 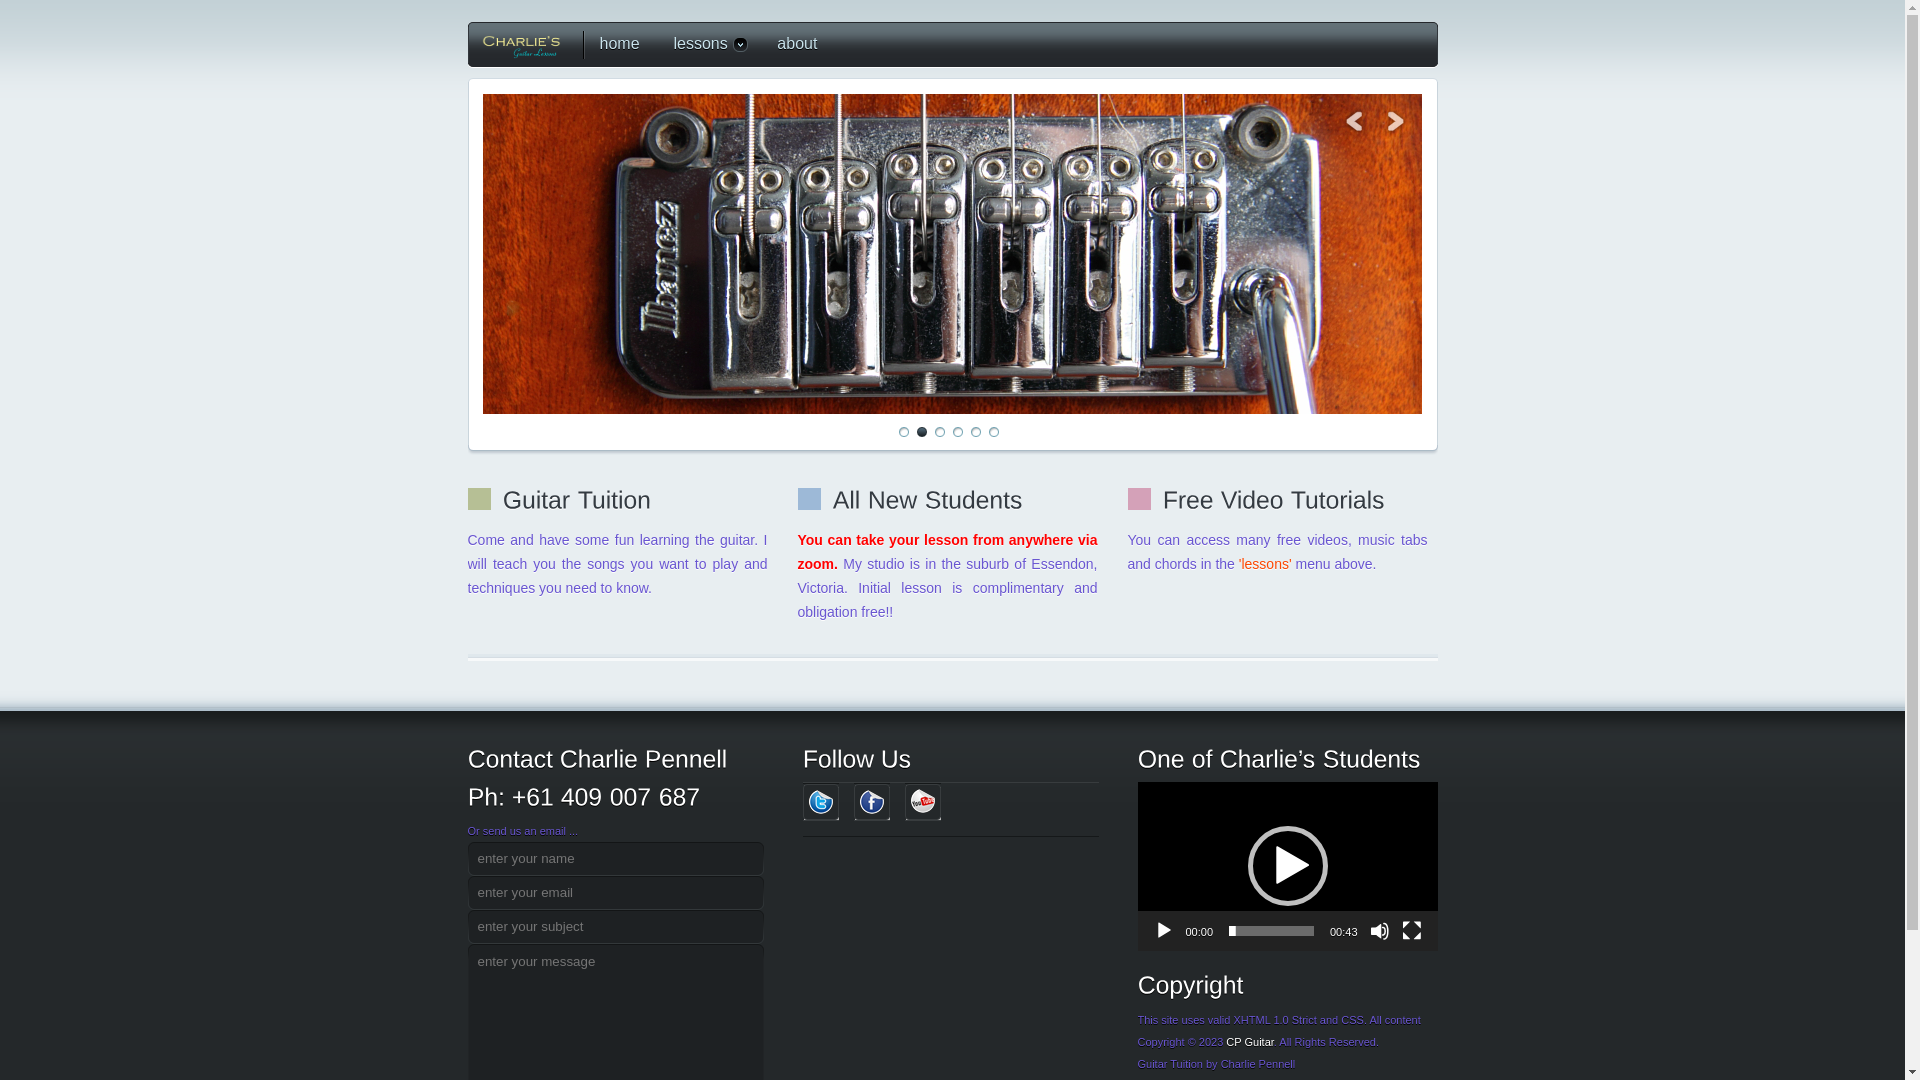 What do you see at coordinates (1266, 563) in the screenshot?
I see `''lessons''` at bounding box center [1266, 563].